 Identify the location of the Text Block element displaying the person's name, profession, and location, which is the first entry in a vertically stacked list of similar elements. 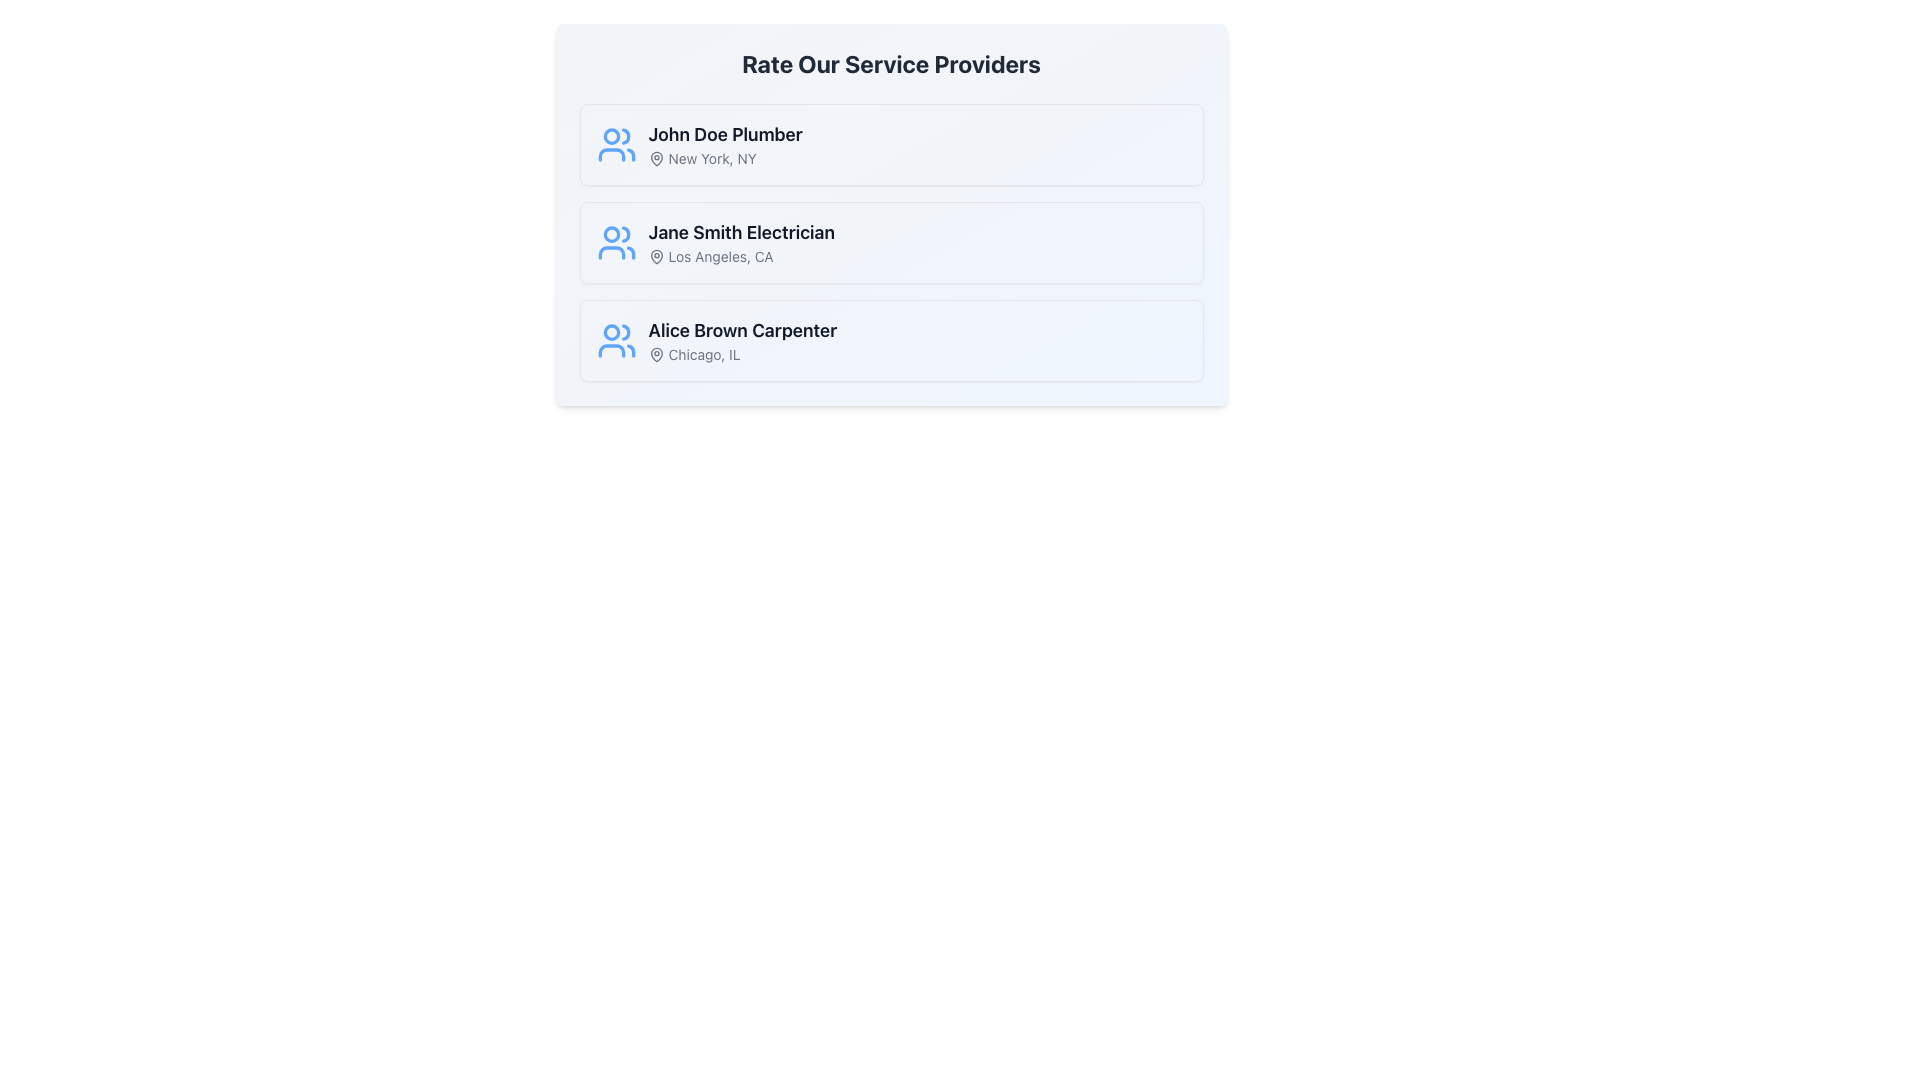
(724, 144).